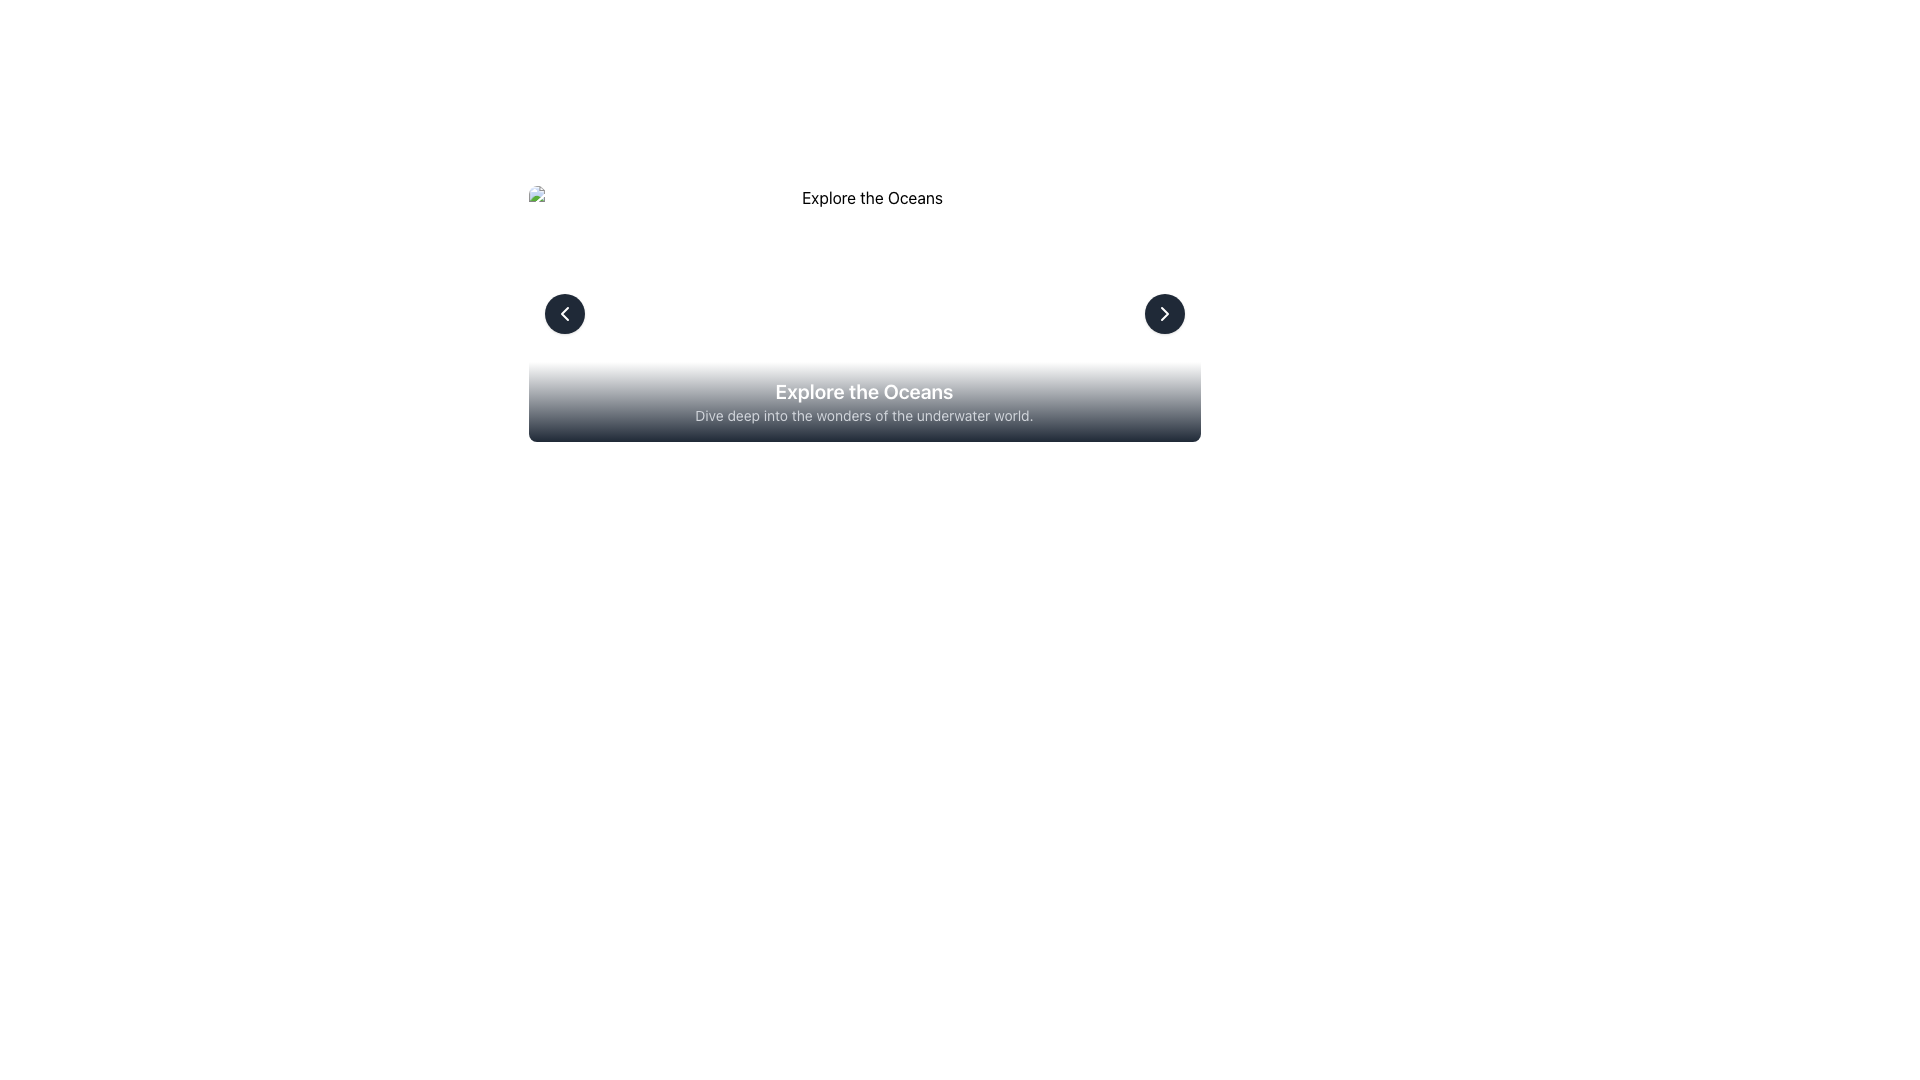 This screenshot has height=1080, width=1920. What do you see at coordinates (864, 415) in the screenshot?
I see `the Text Display element located below the main heading 'Explore the Oceans.'` at bounding box center [864, 415].